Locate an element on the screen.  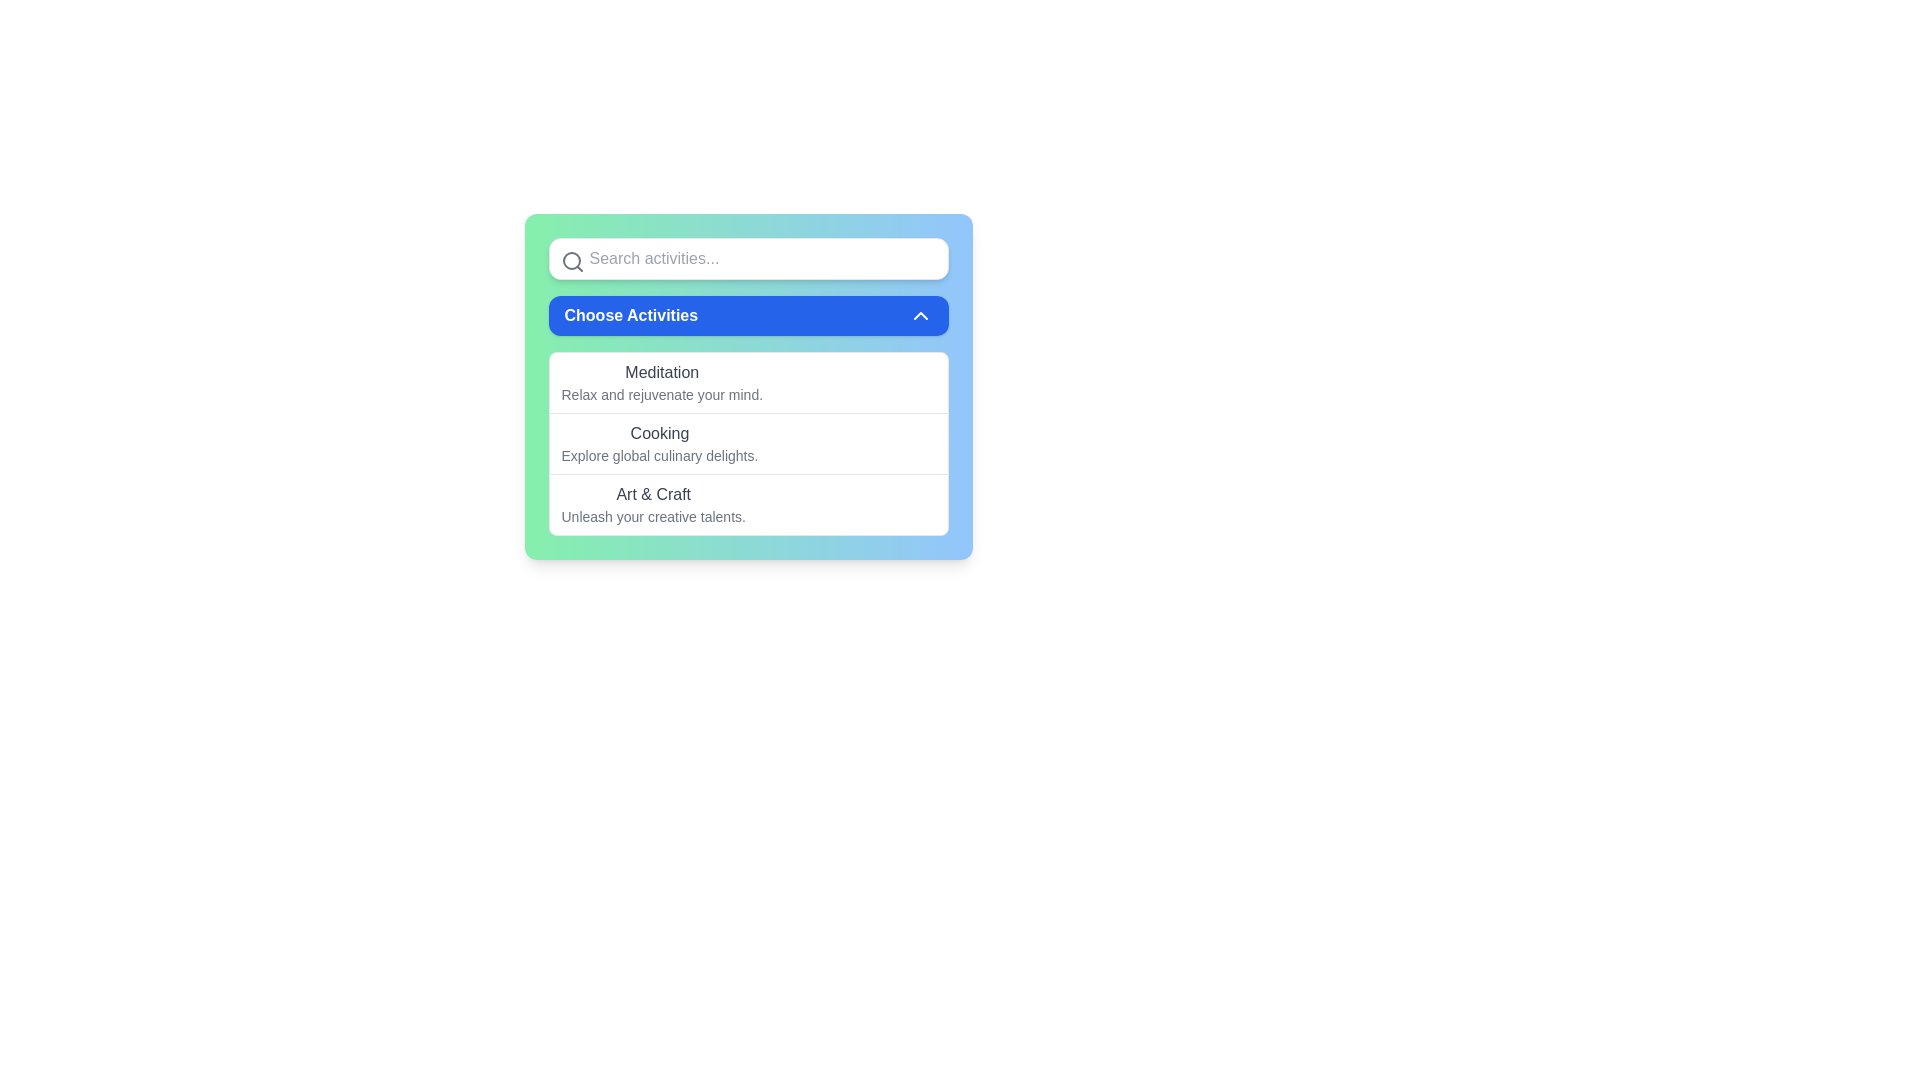
the second list item under the 'Choose Activities' heading, which contains the text 'Cooking' and the caption 'Explore global culinary delights.' is located at coordinates (659, 442).